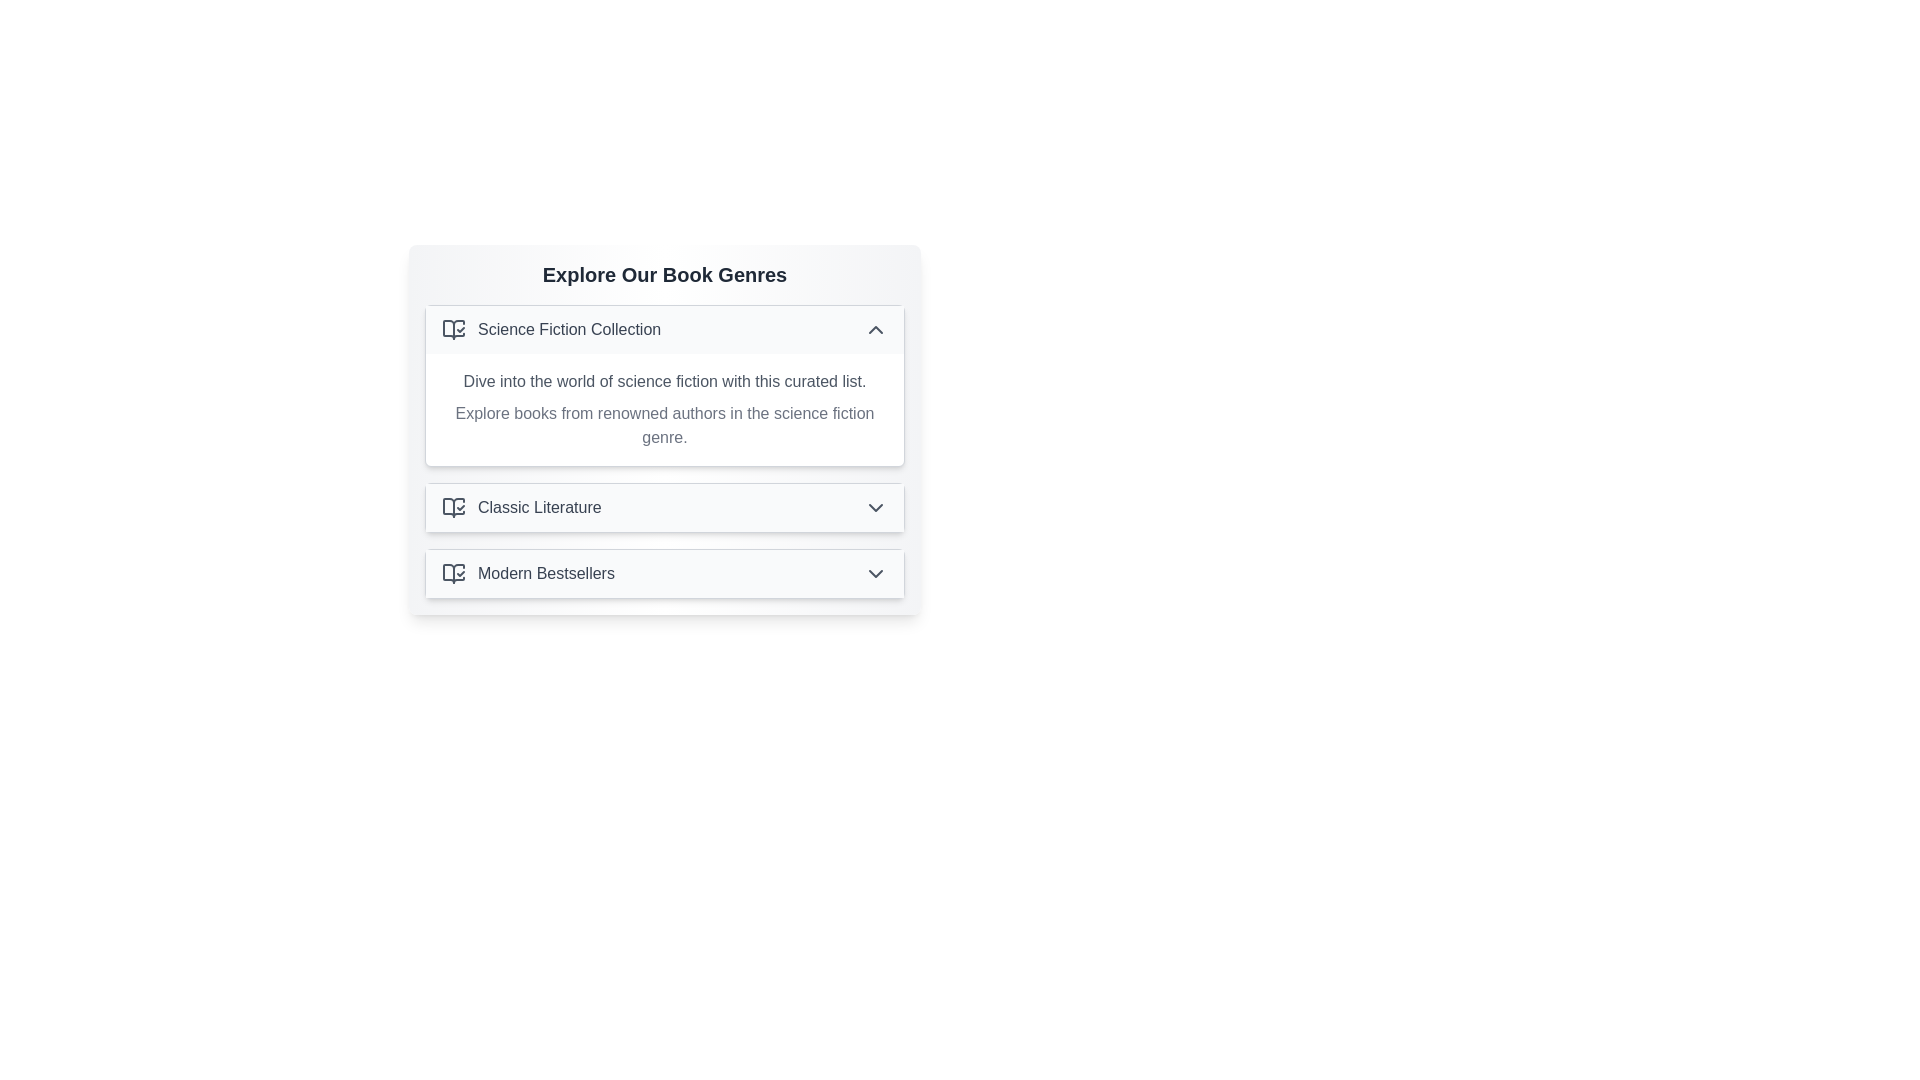 This screenshot has height=1080, width=1920. Describe the element at coordinates (665, 408) in the screenshot. I see `the Text Block that provides a detailed description of the 'Science Fiction Collection' to emphasize it` at that location.